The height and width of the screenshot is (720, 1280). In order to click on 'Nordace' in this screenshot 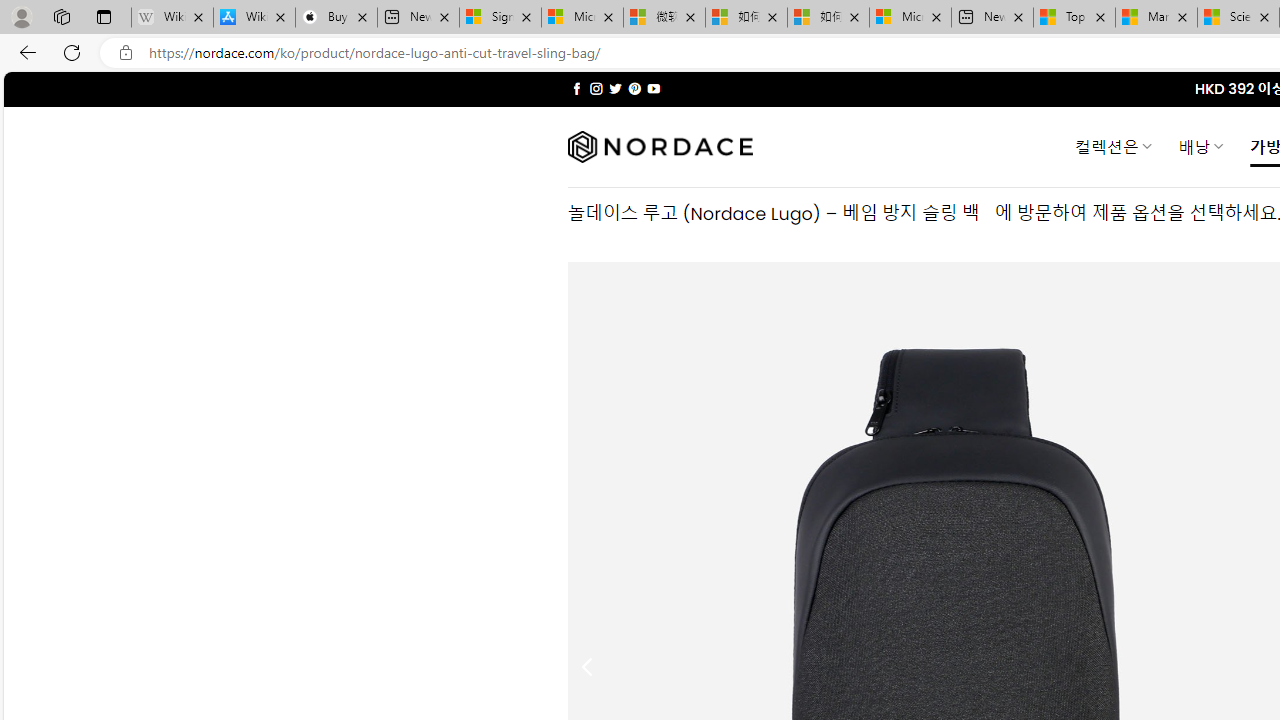, I will do `click(659, 146)`.